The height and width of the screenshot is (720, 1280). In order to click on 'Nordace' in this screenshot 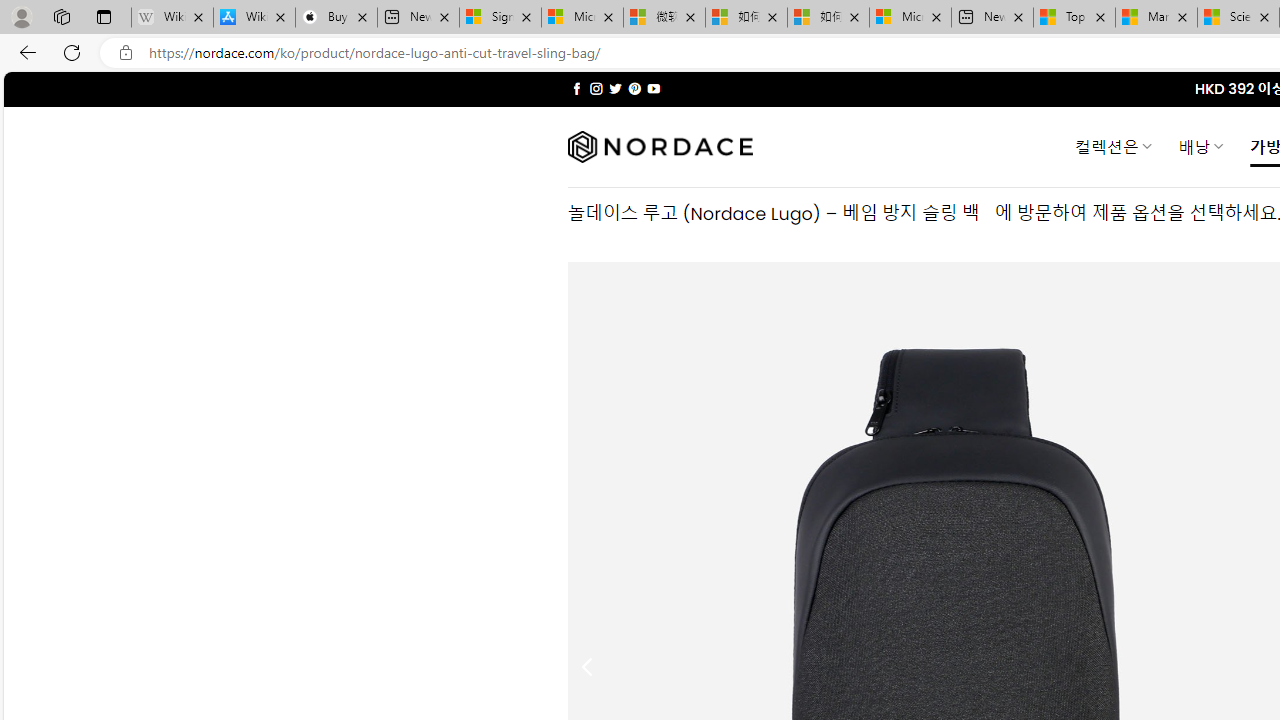, I will do `click(659, 146)`.